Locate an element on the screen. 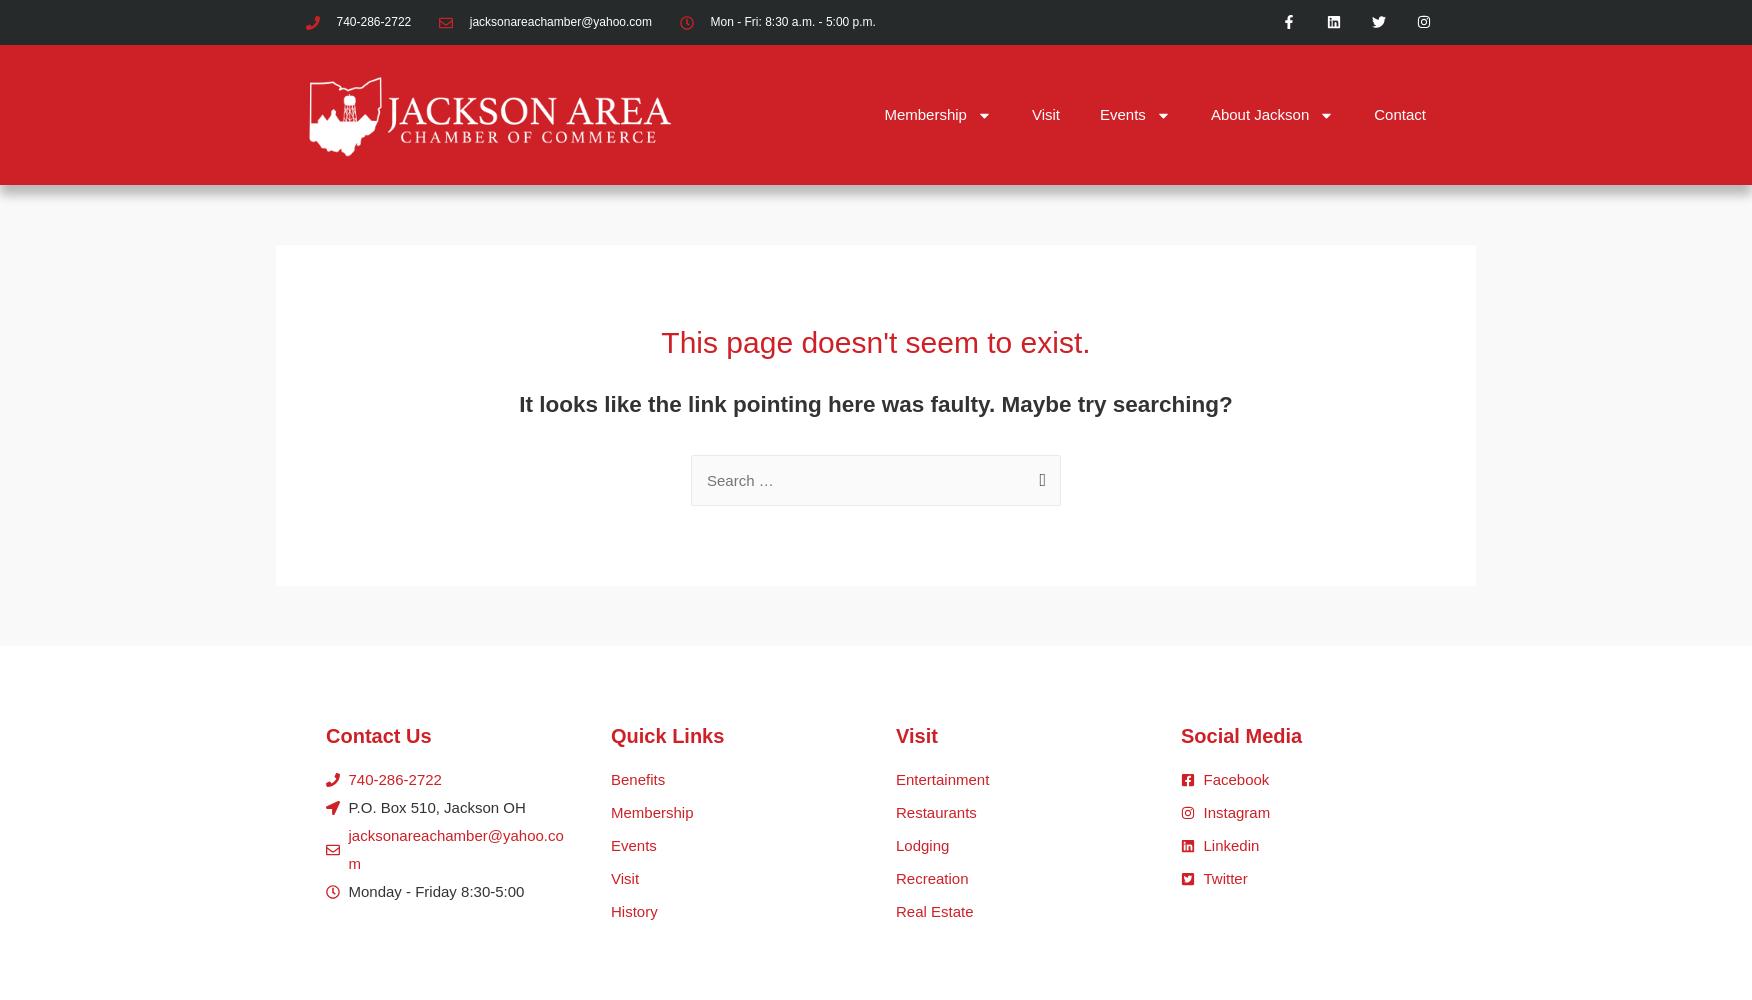 The height and width of the screenshot is (1000, 1752). 'Instagram' is located at coordinates (1236, 812).